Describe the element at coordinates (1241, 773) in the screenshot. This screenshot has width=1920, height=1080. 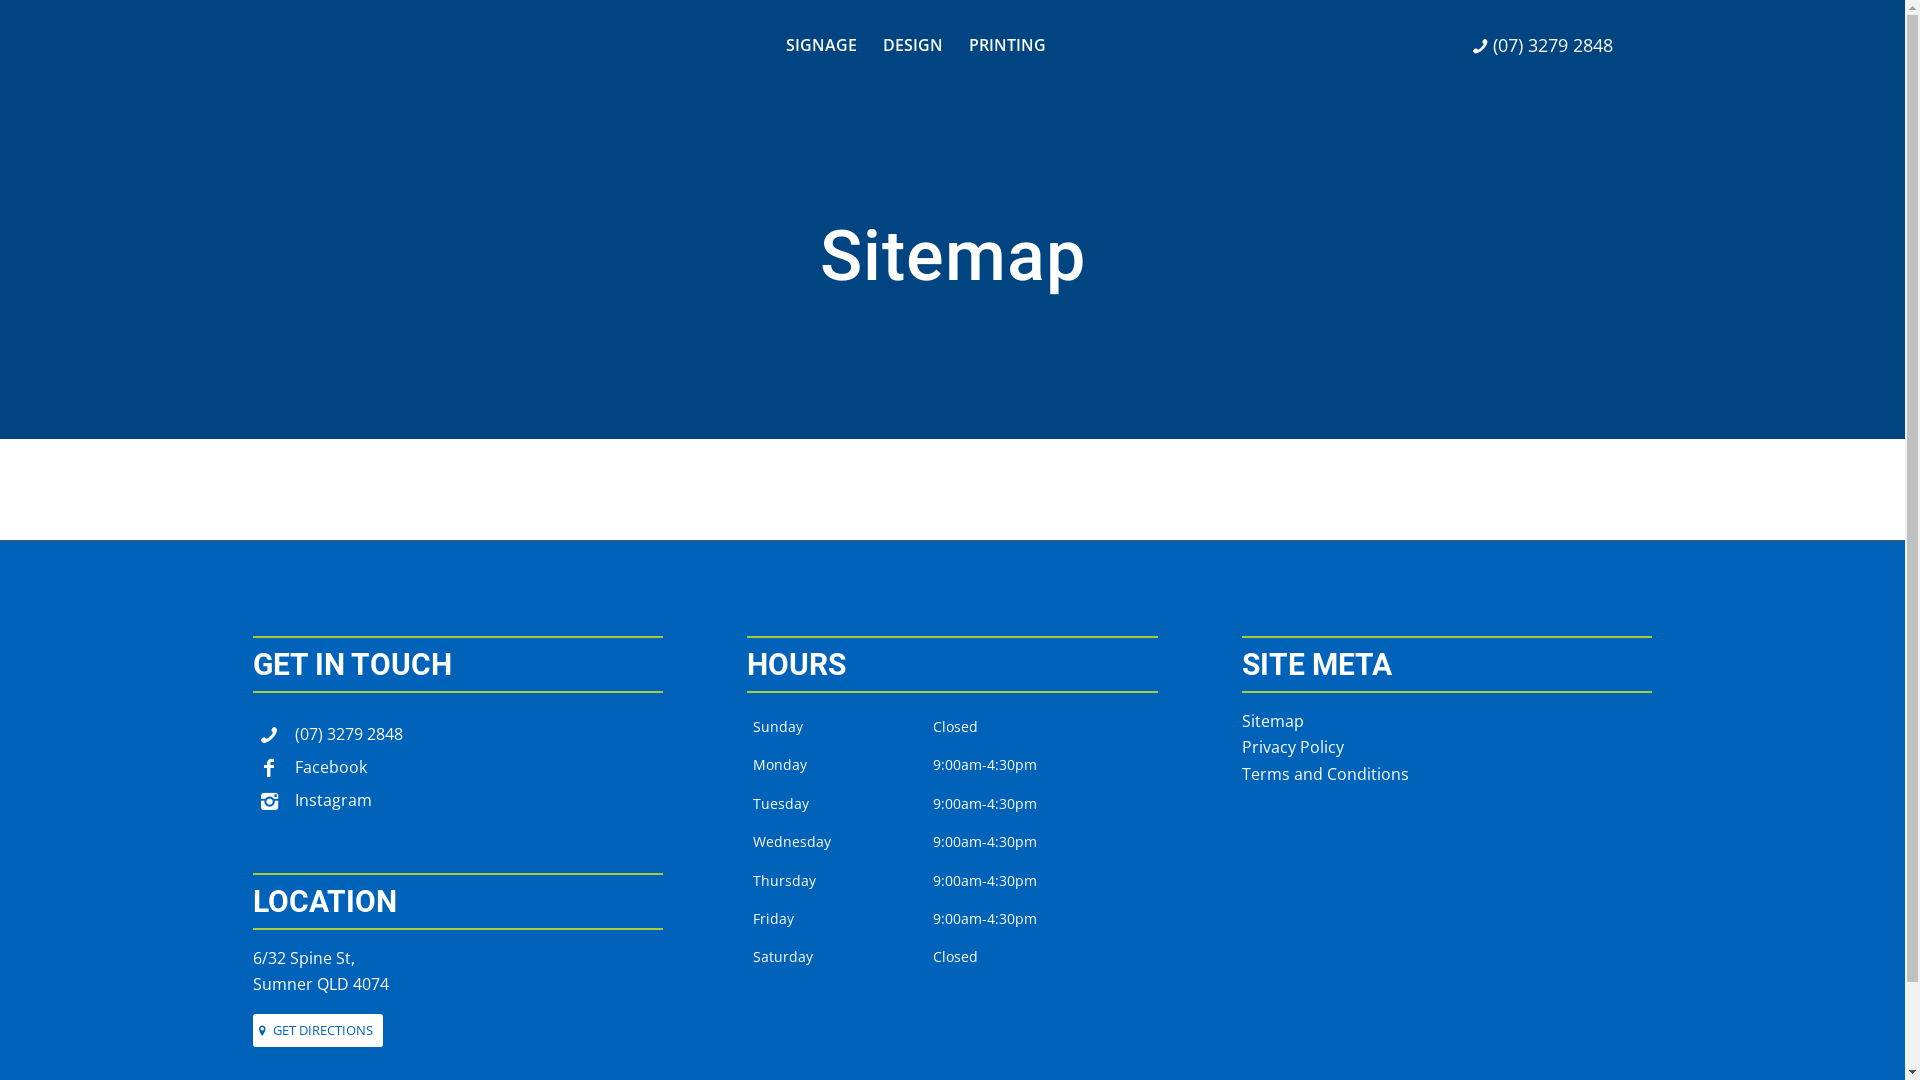
I see `'Terms and Conditions'` at that location.